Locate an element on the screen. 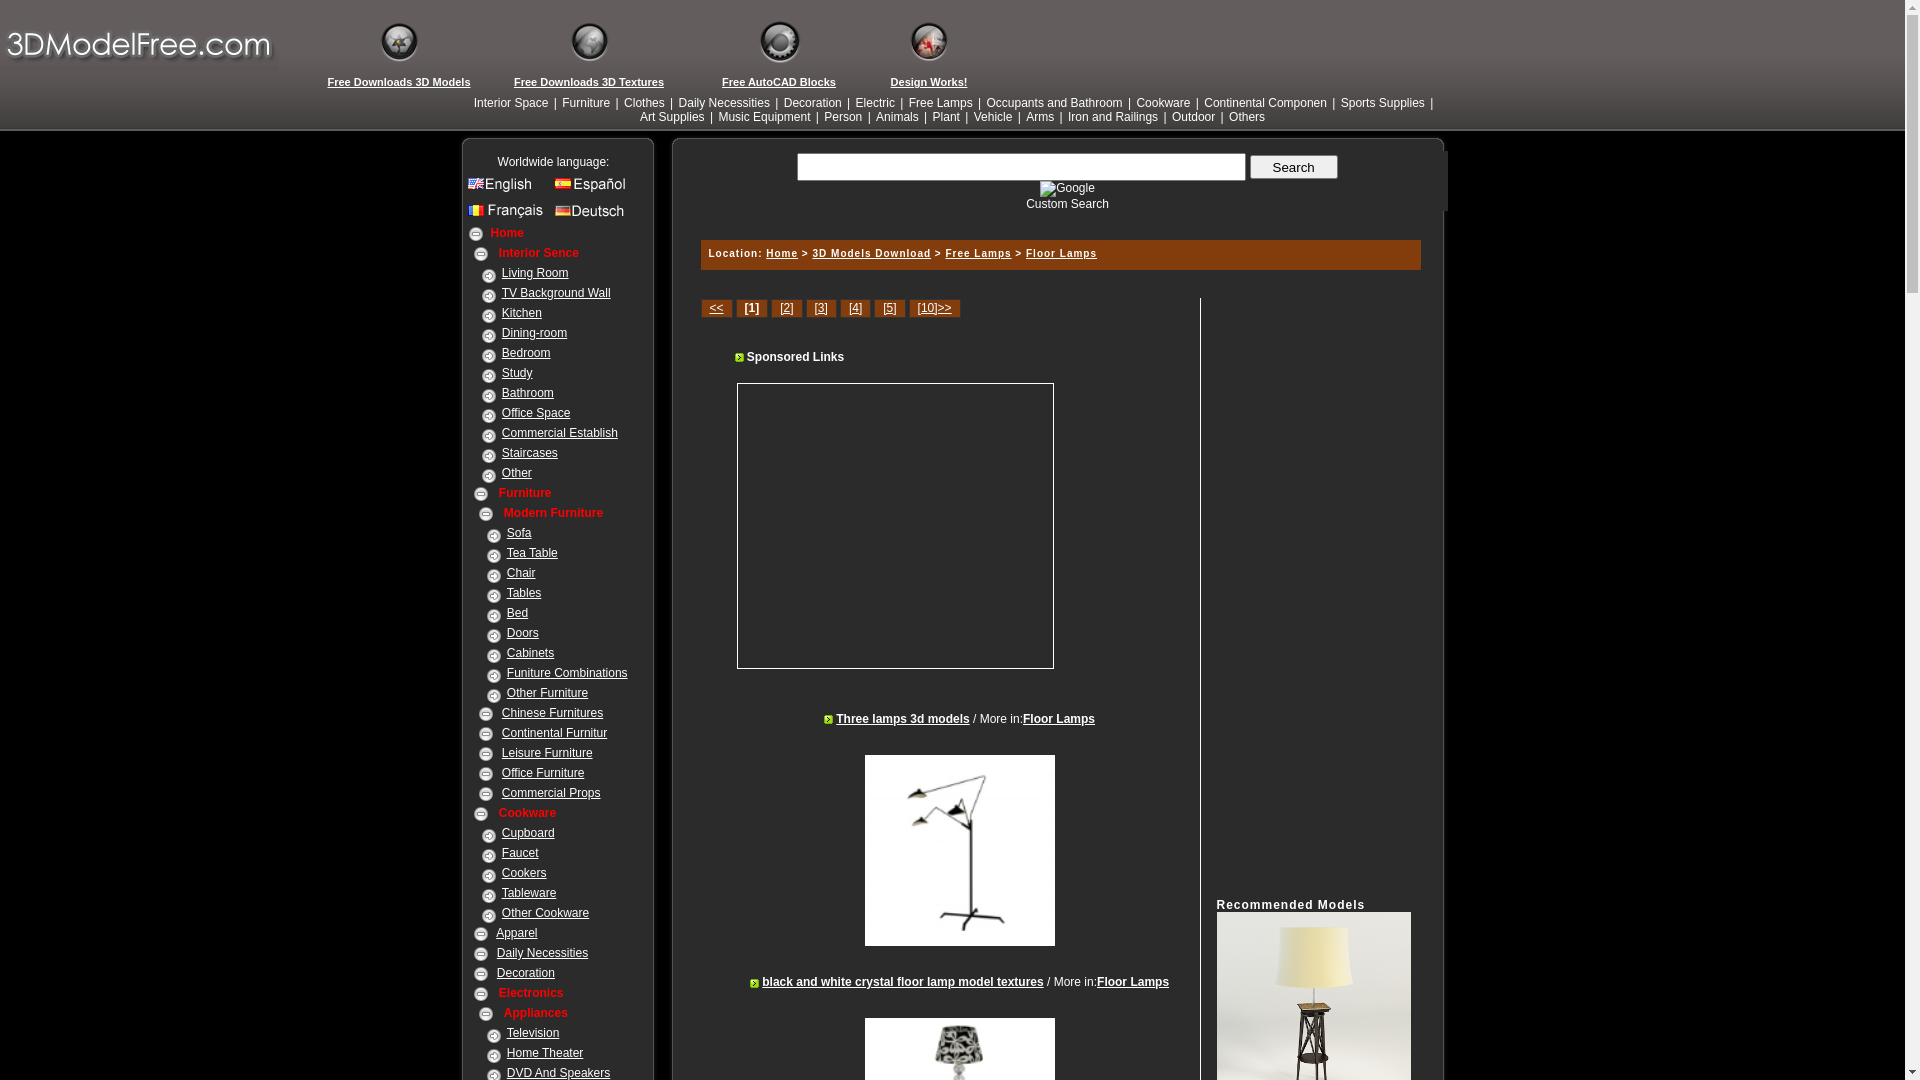 The height and width of the screenshot is (1080, 1920). 'Animals' is located at coordinates (896, 116).